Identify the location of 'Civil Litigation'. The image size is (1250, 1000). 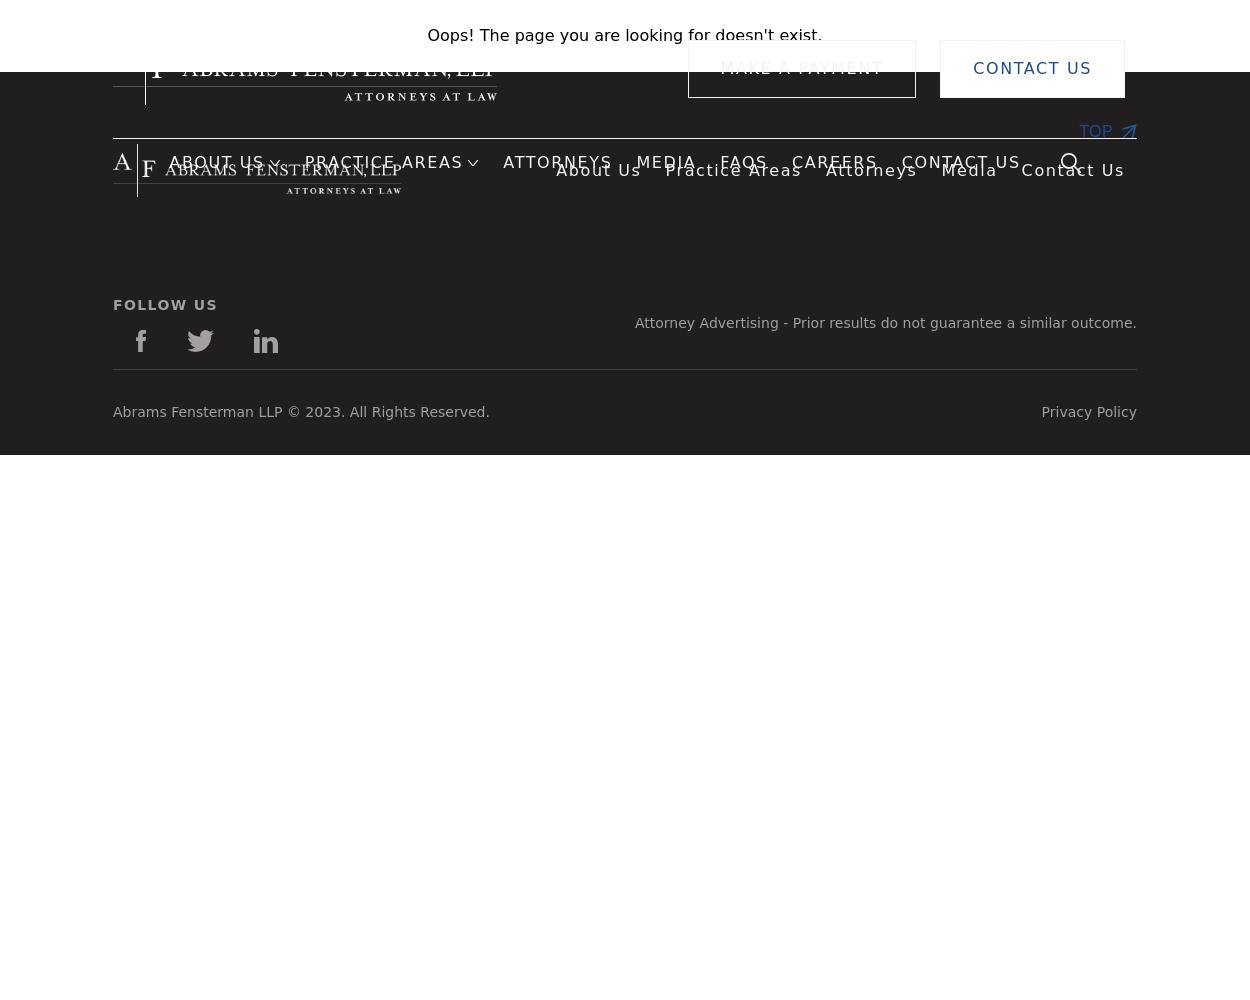
(732, 267).